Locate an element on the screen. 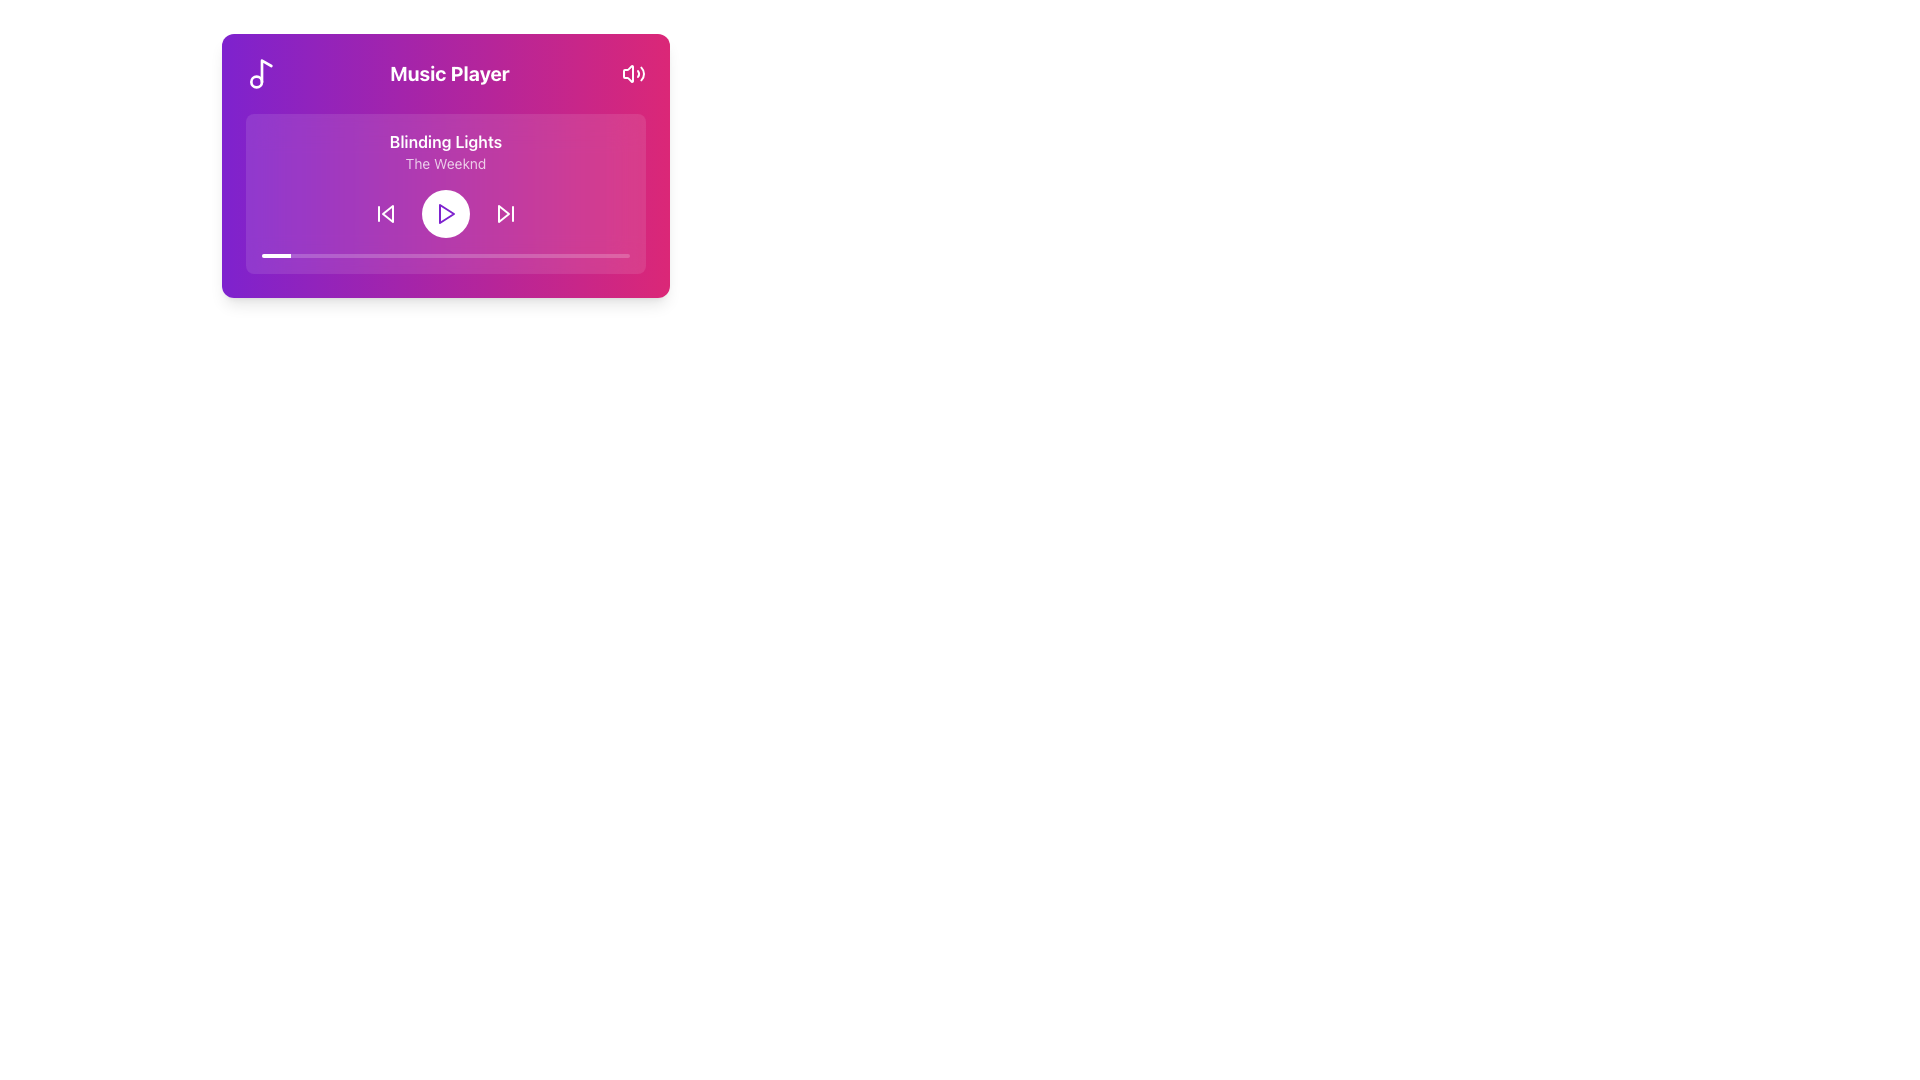 The width and height of the screenshot is (1920, 1080). the 'previous track' button located just to the left of the 'Play' button in the music player interface is located at coordinates (385, 213).